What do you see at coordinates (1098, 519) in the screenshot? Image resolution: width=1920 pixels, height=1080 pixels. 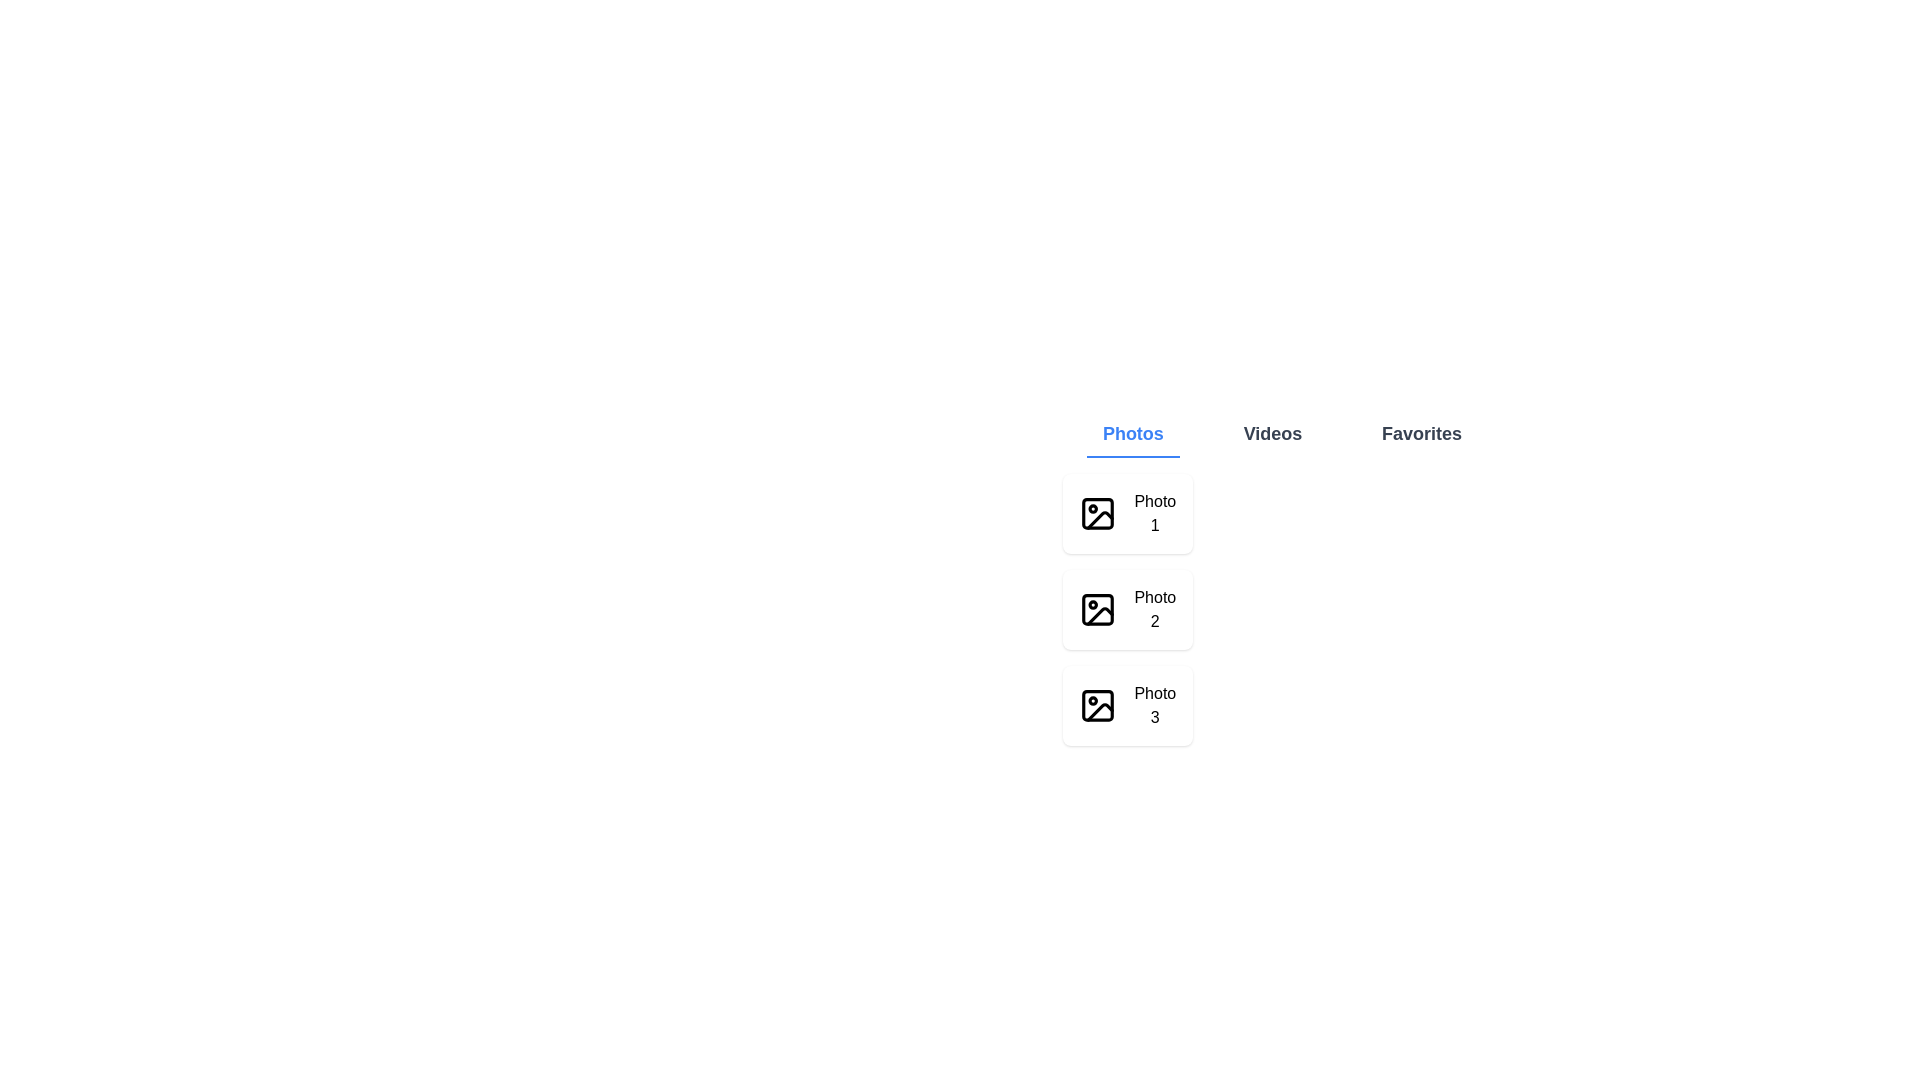 I see `the vector graphic line that forms a slanted pattern located within the topmost image icon in the 'Photos' section, adjacent to 'Photo 1'` at bounding box center [1098, 519].